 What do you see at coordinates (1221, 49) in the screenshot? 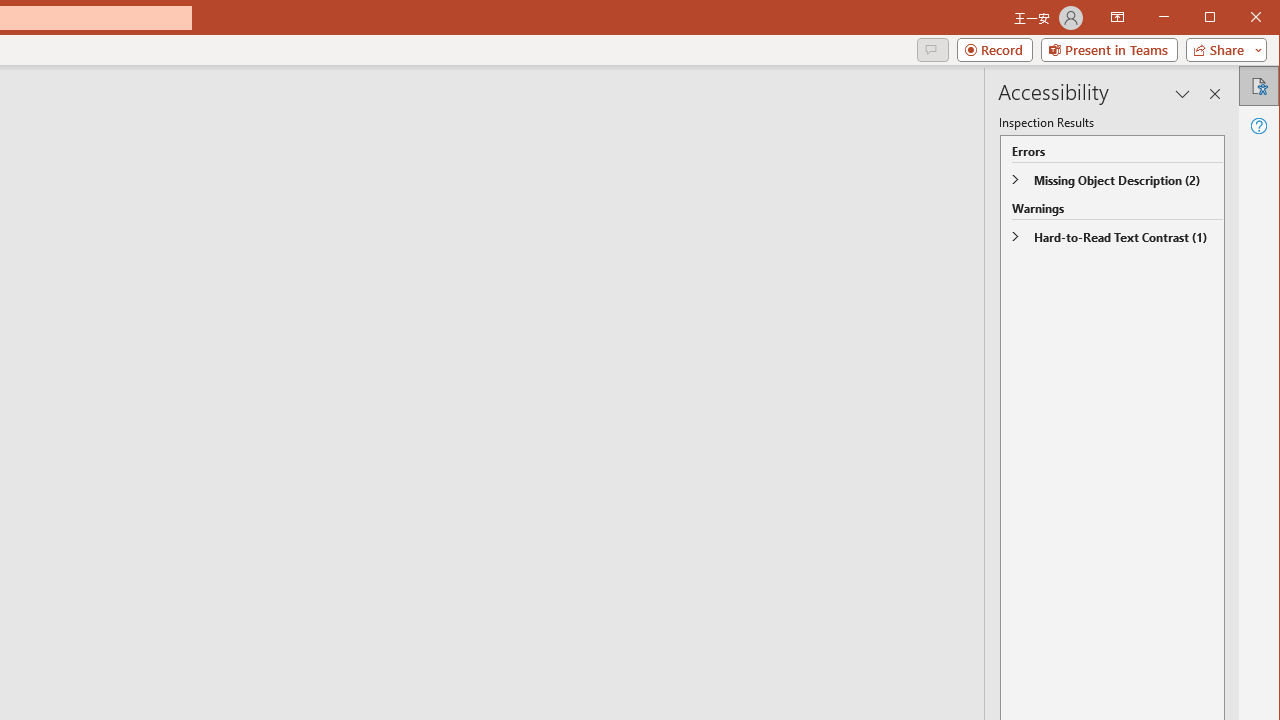
I see `'Share'` at bounding box center [1221, 49].